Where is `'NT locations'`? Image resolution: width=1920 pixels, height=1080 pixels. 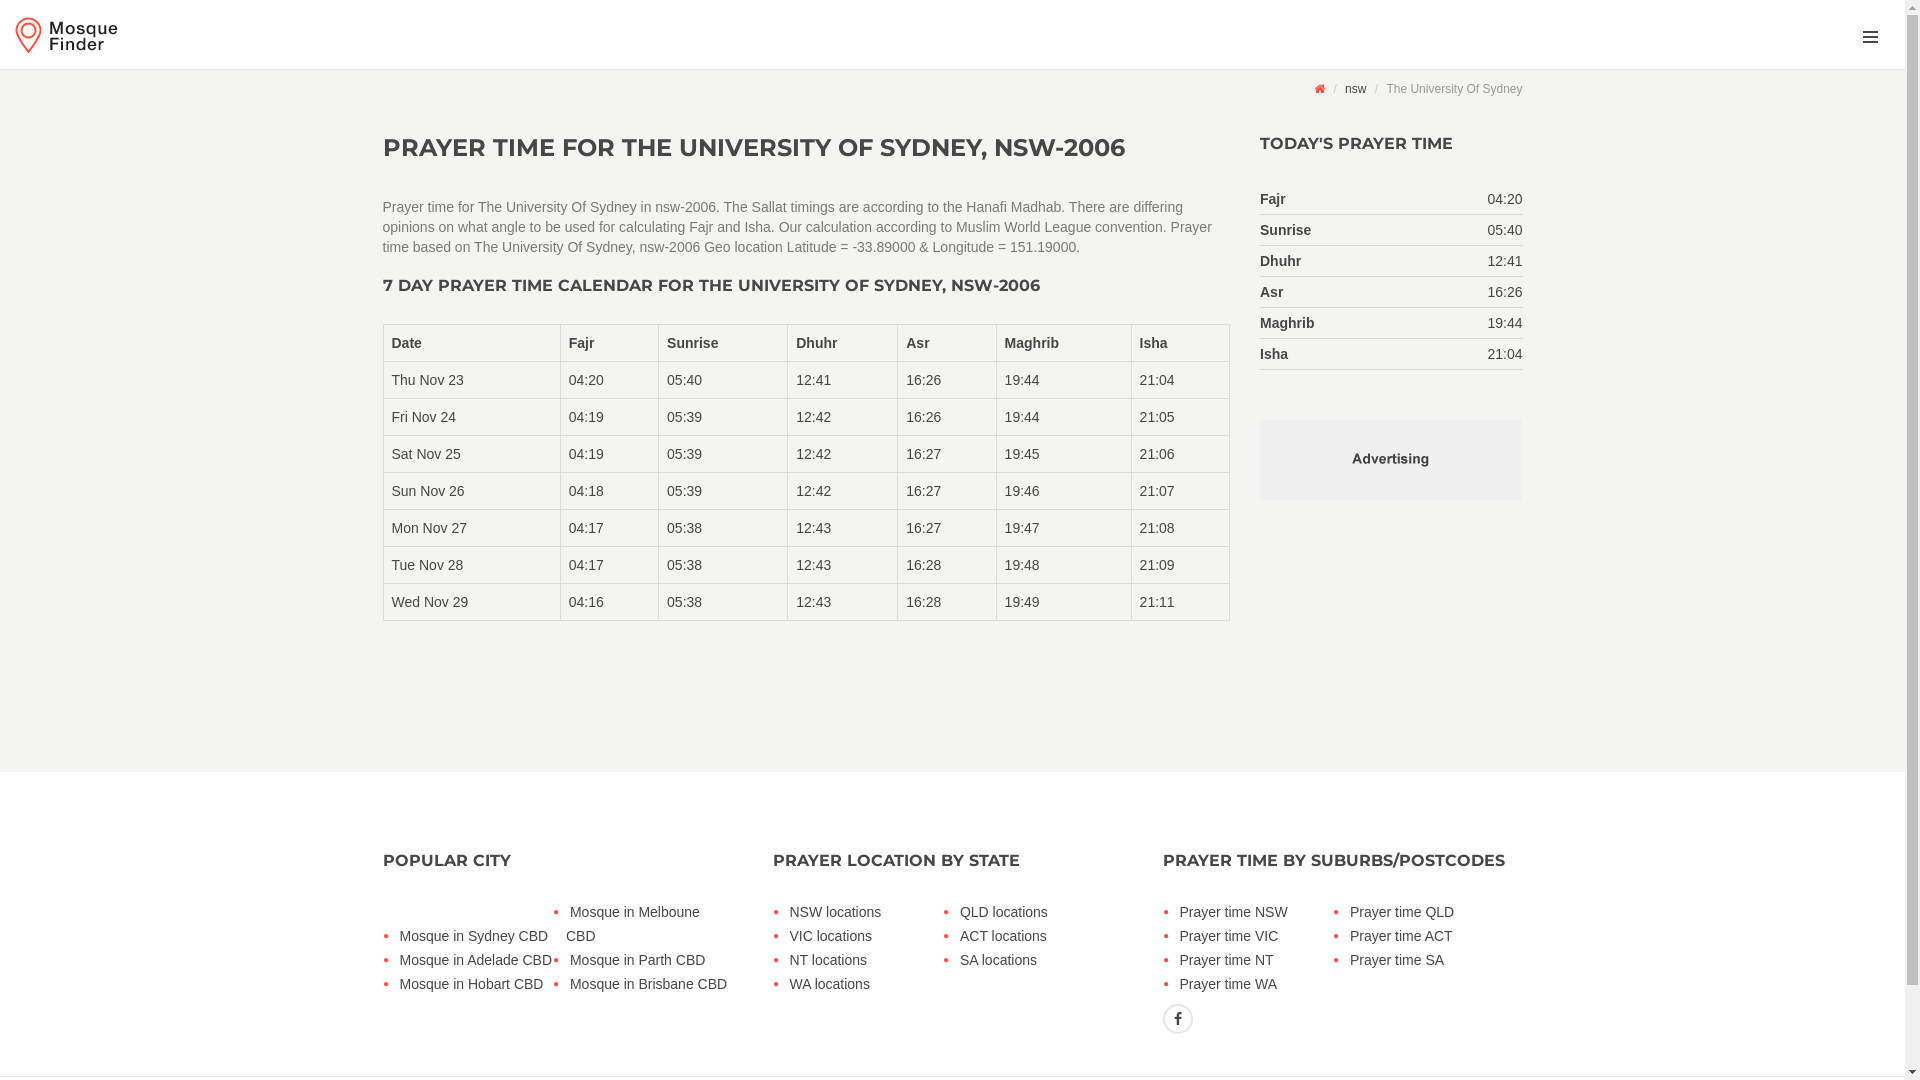 'NT locations' is located at coordinates (869, 959).